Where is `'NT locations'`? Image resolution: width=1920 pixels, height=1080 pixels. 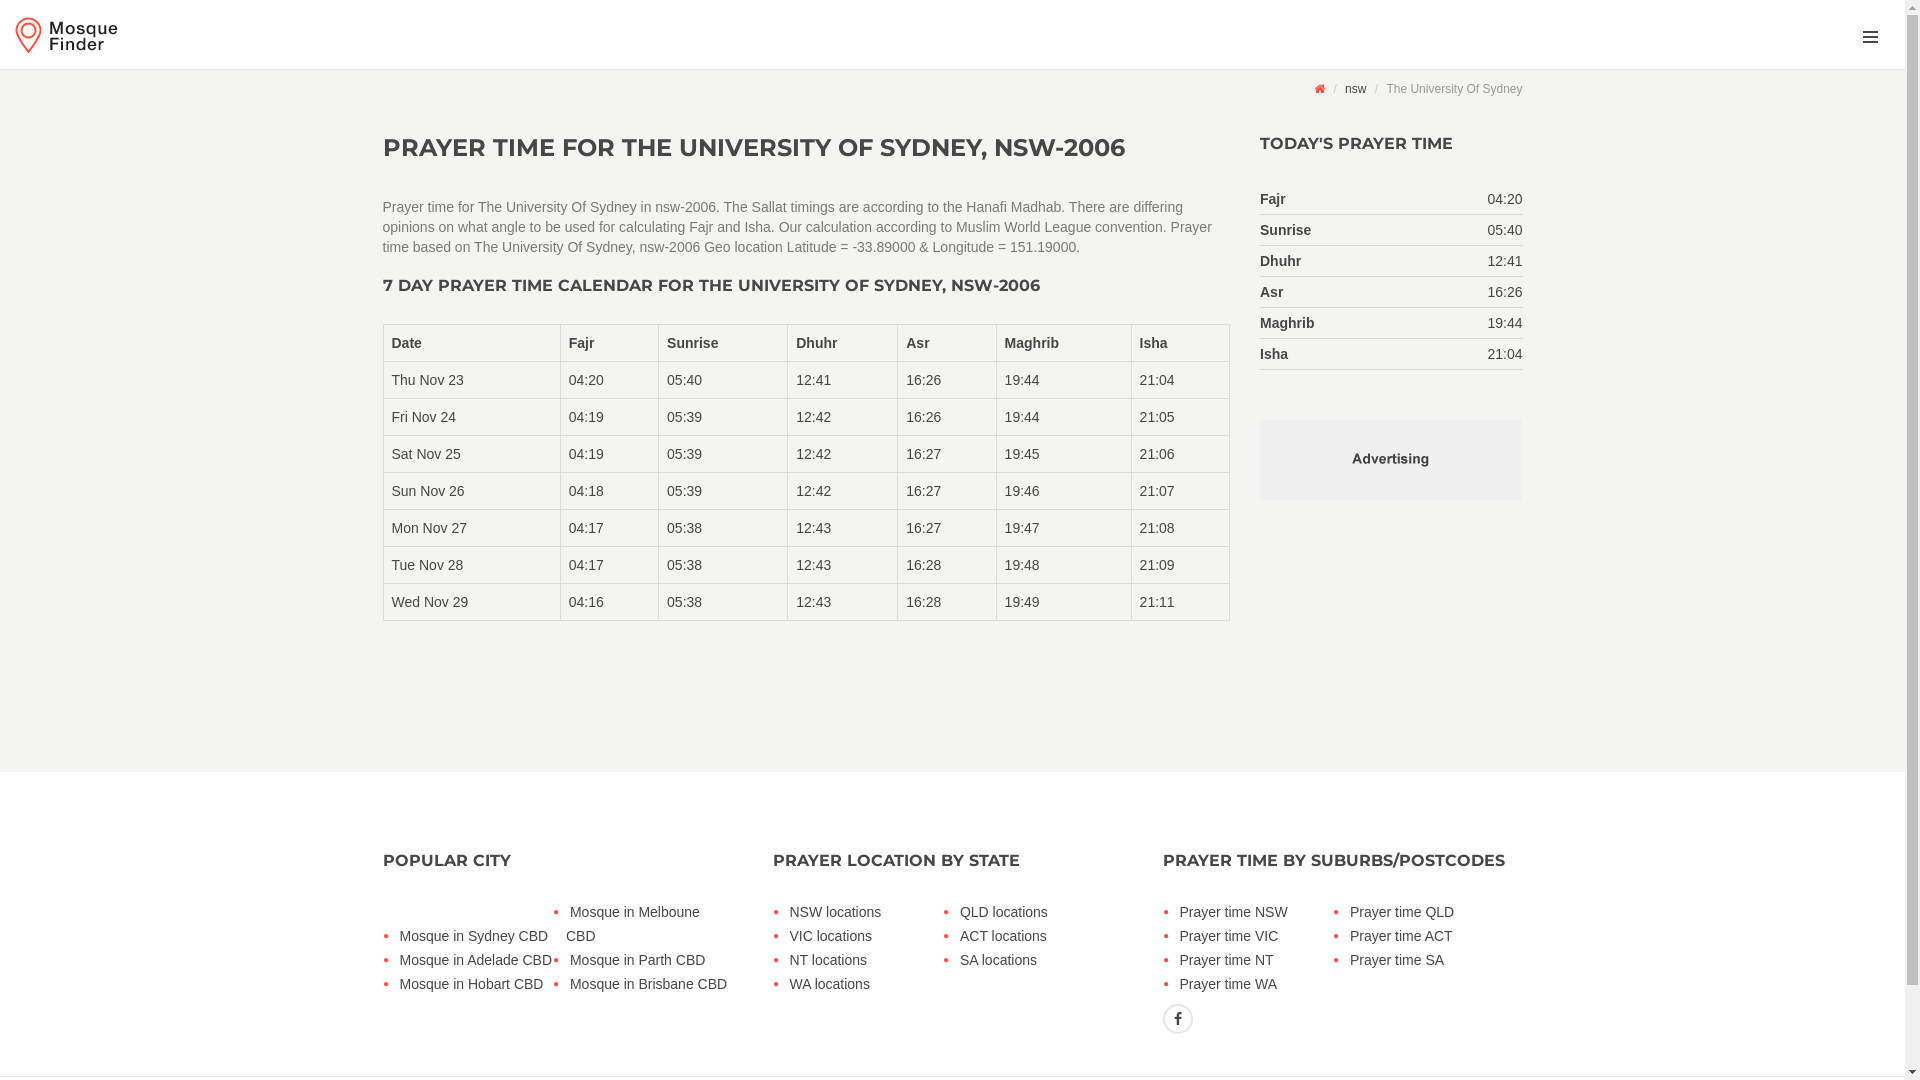 'NT locations' is located at coordinates (869, 959).